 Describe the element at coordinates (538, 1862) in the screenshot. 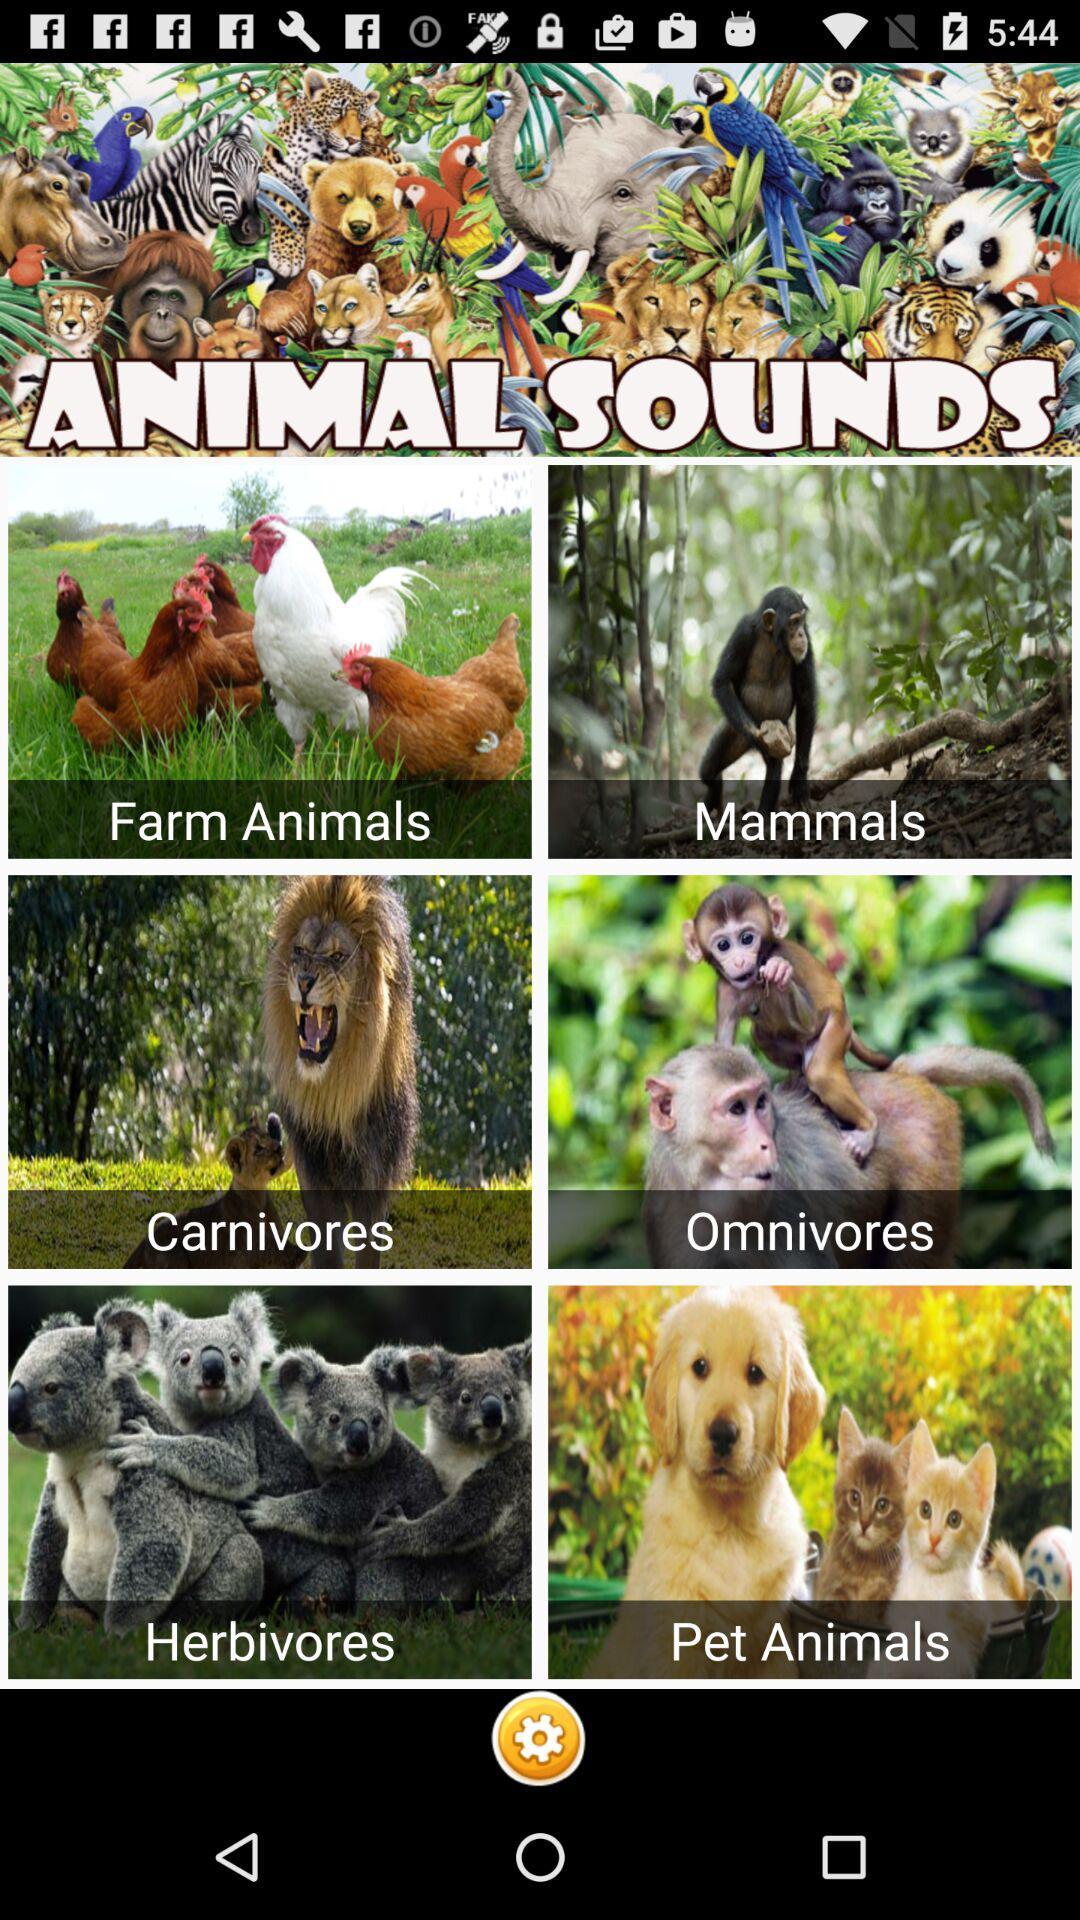

I see `the settings icon` at that location.